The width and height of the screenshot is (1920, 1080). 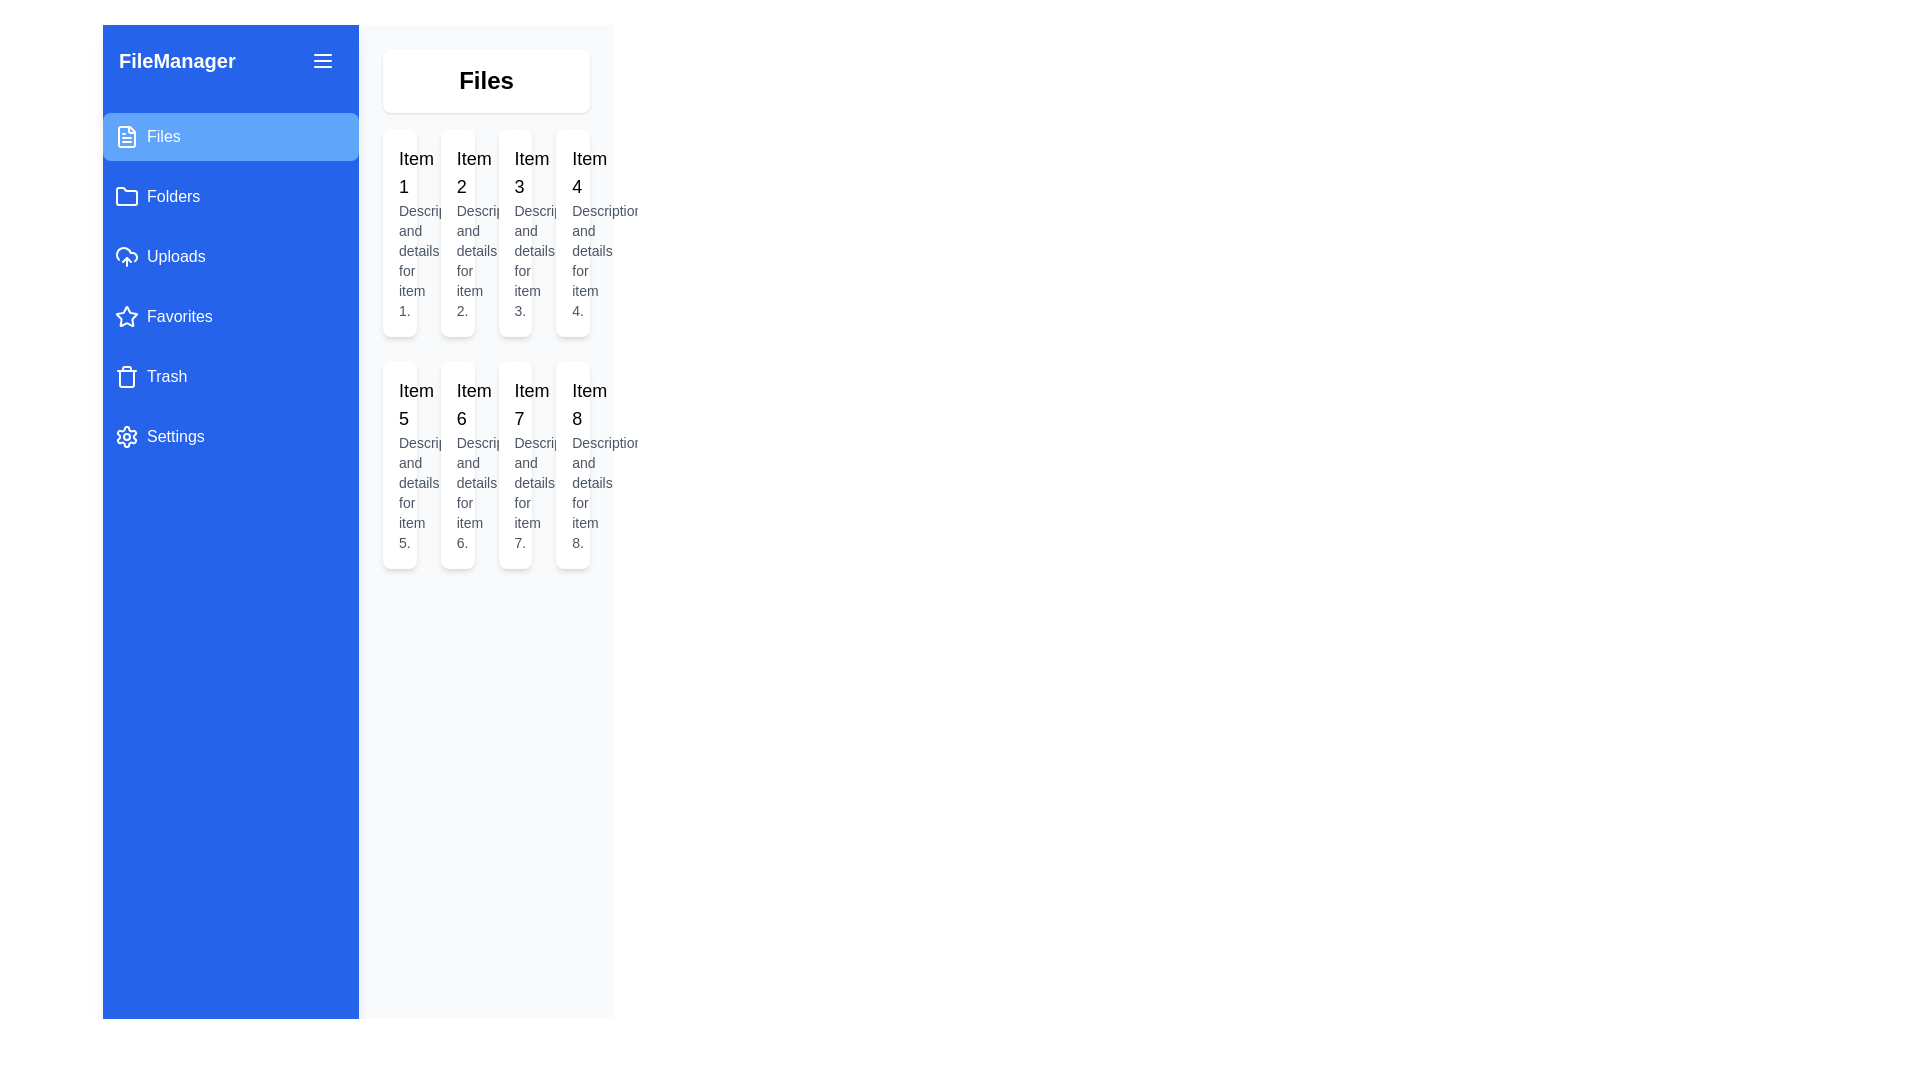 I want to click on the menu icon button located, so click(x=322, y=60).